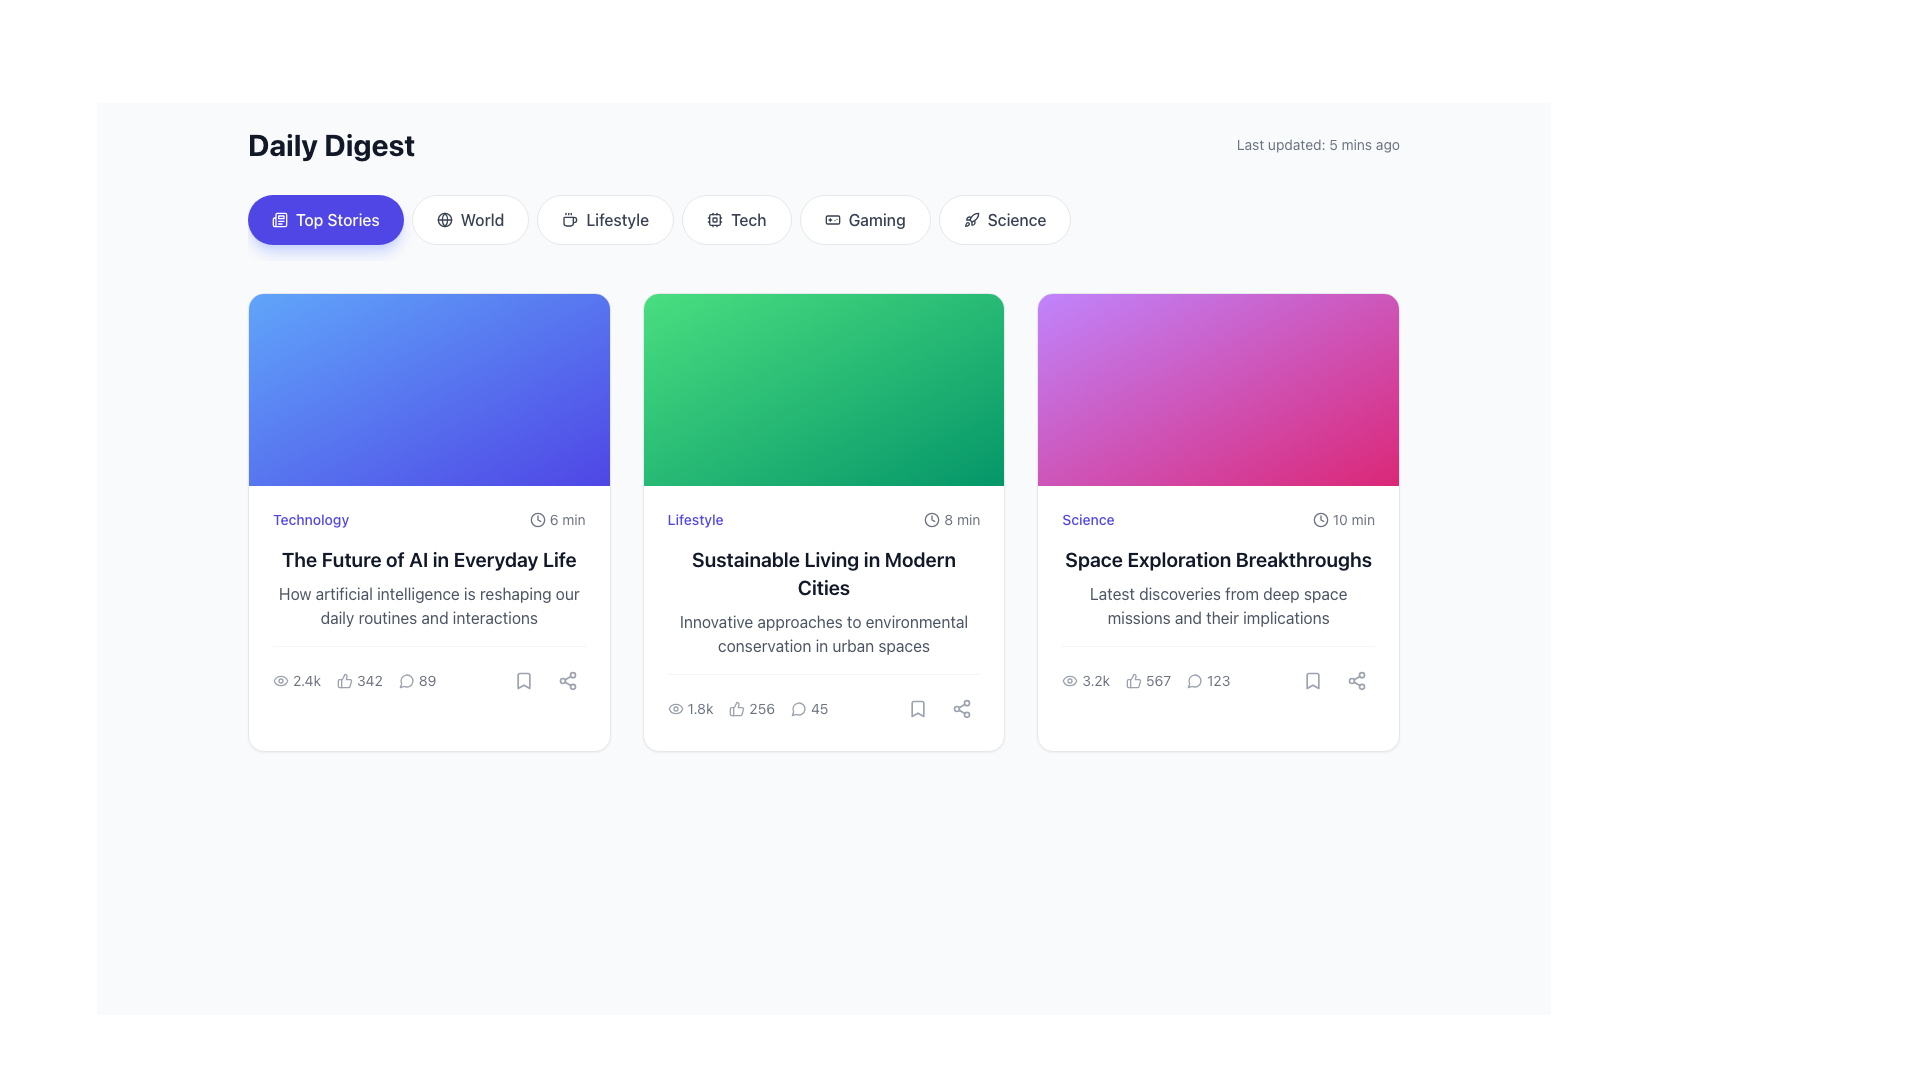  I want to click on the static text element displaying the comment count '123' with a speech bubble icon to its left, located in the bottom section of the 'Space Exploration Breakthroughs' card, so click(1217, 672).